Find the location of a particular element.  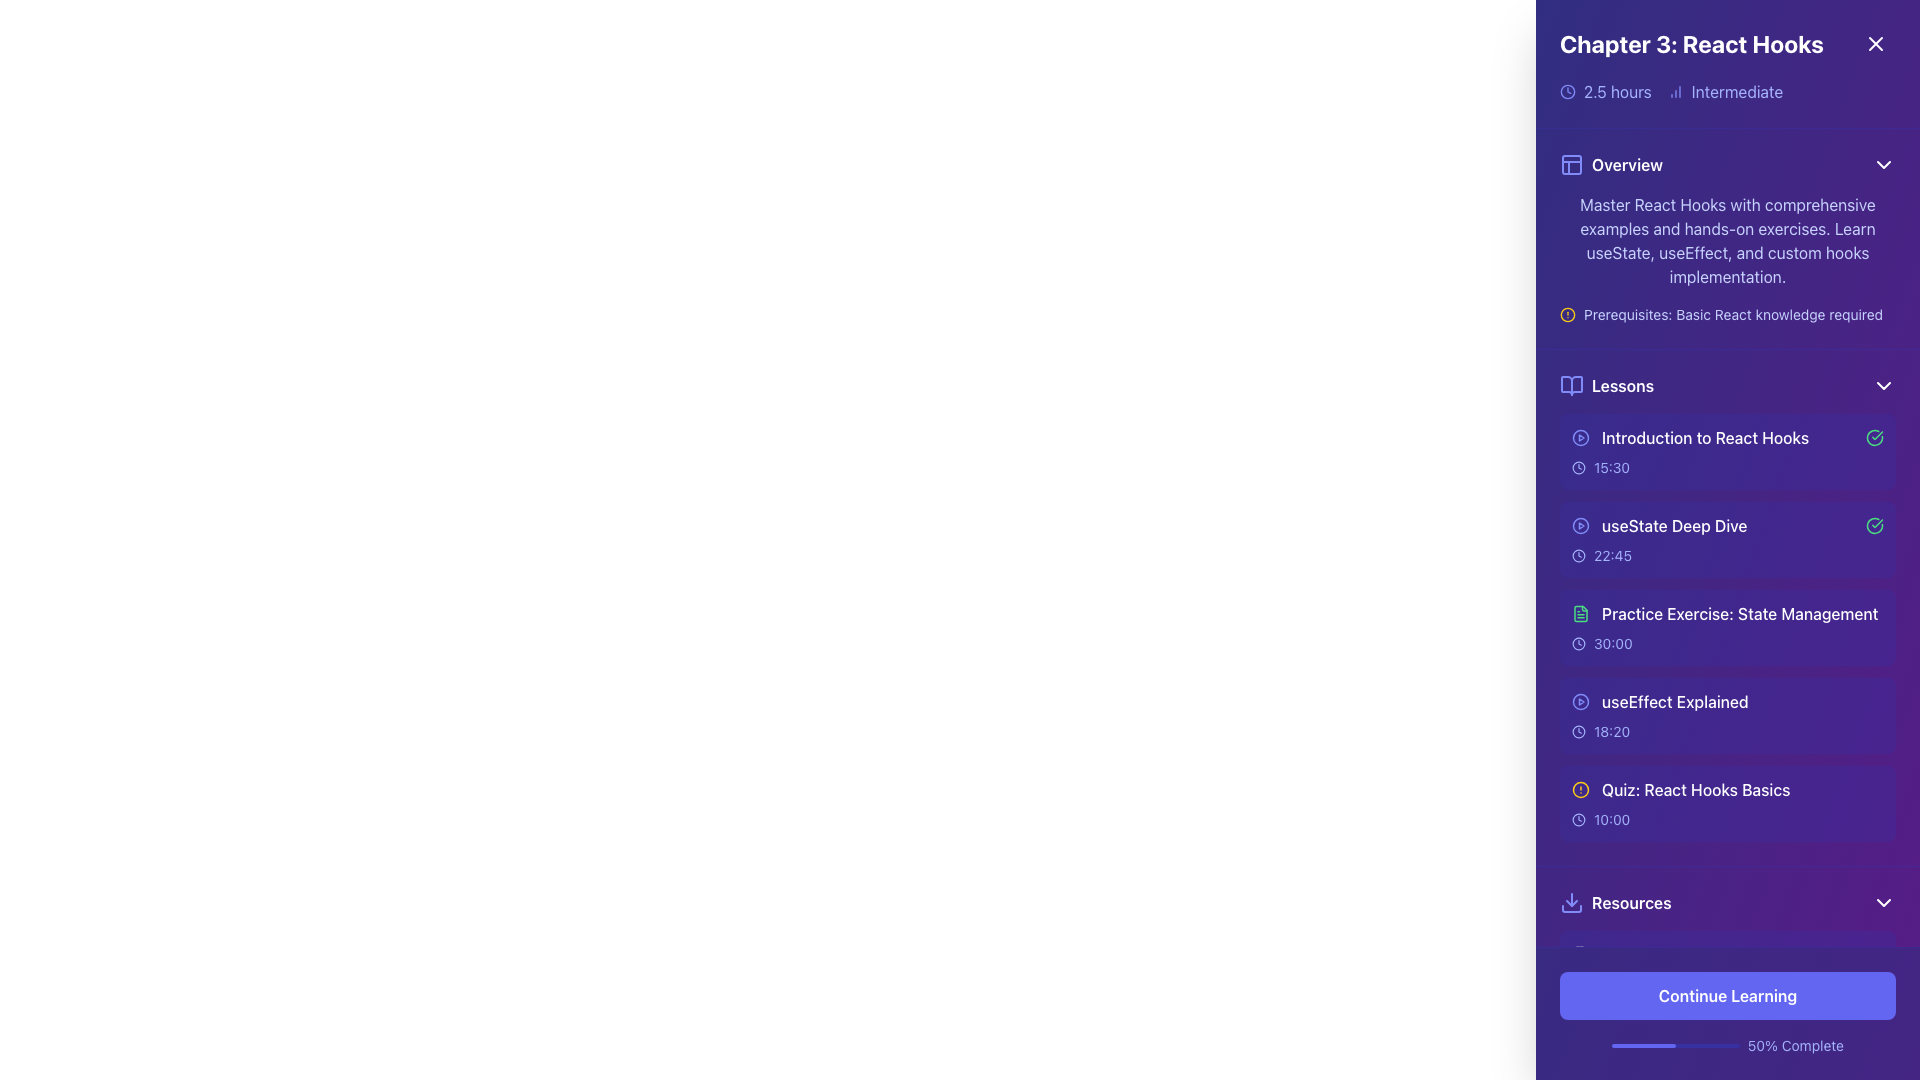

the circular clock icon, which is the leftmost element in the horizontal layout group containing the text '30:00', located in the 'Practice Exercise: State Management' row is located at coordinates (1578, 644).